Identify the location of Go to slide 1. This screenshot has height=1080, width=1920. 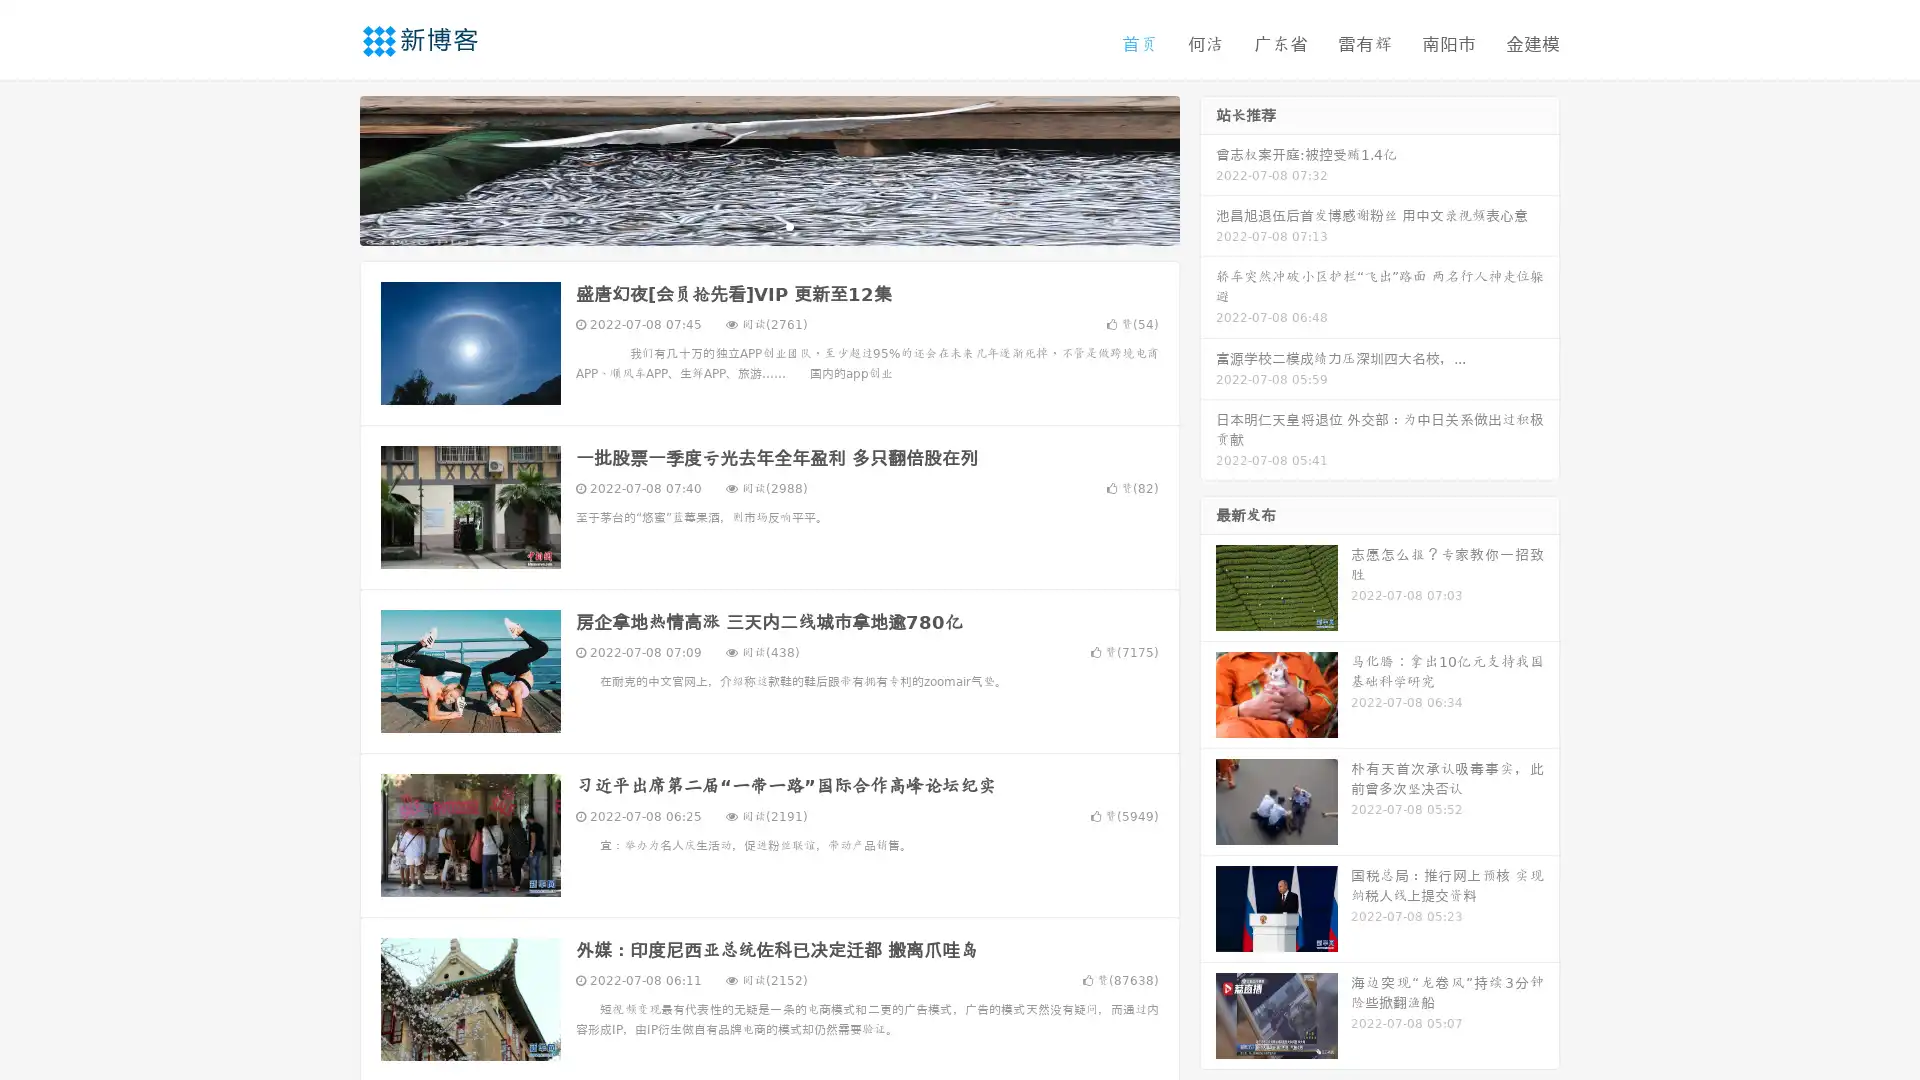
(748, 225).